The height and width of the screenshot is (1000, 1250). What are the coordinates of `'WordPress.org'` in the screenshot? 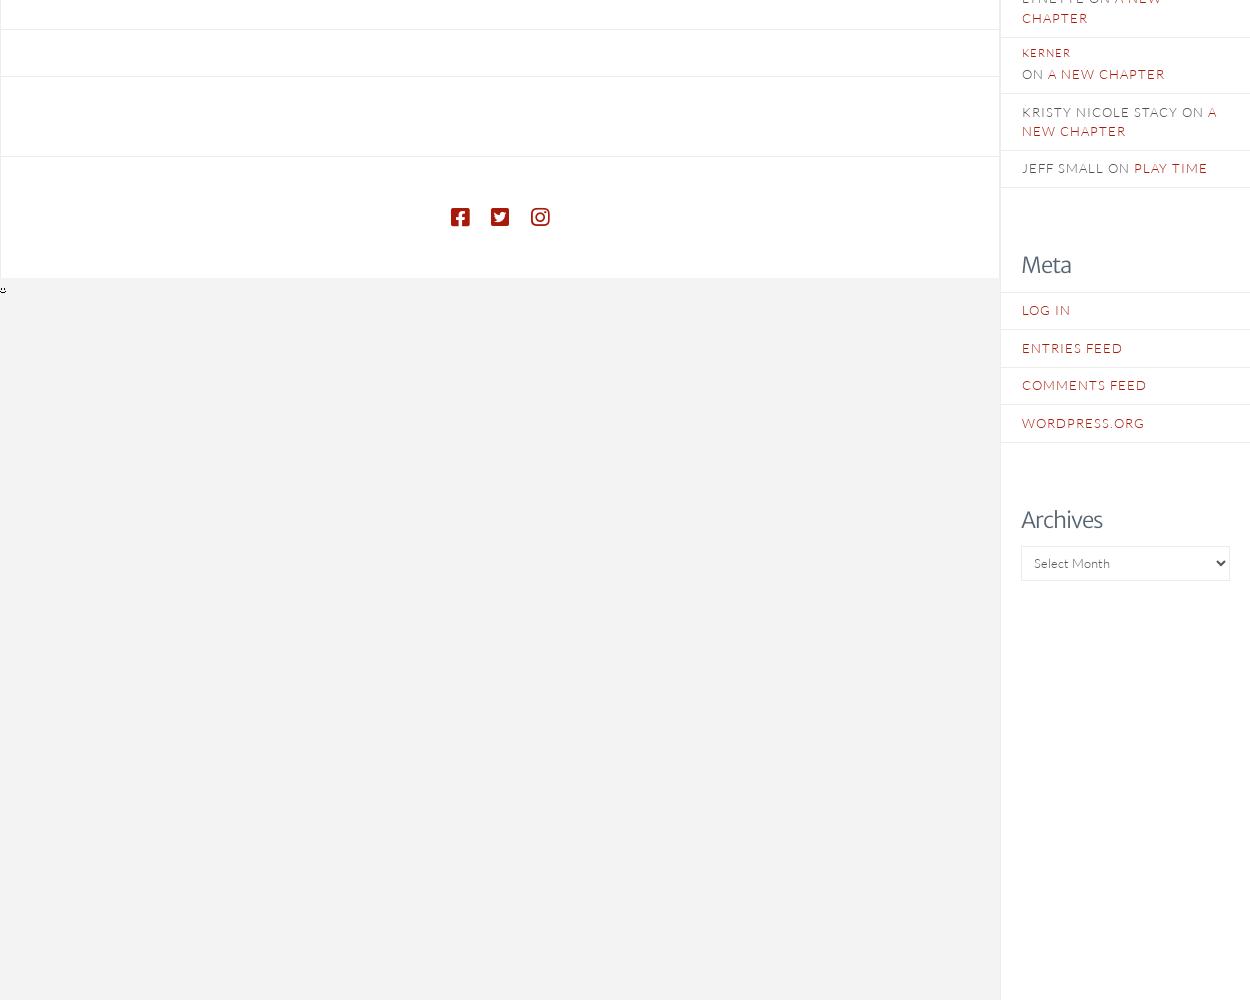 It's located at (1082, 422).